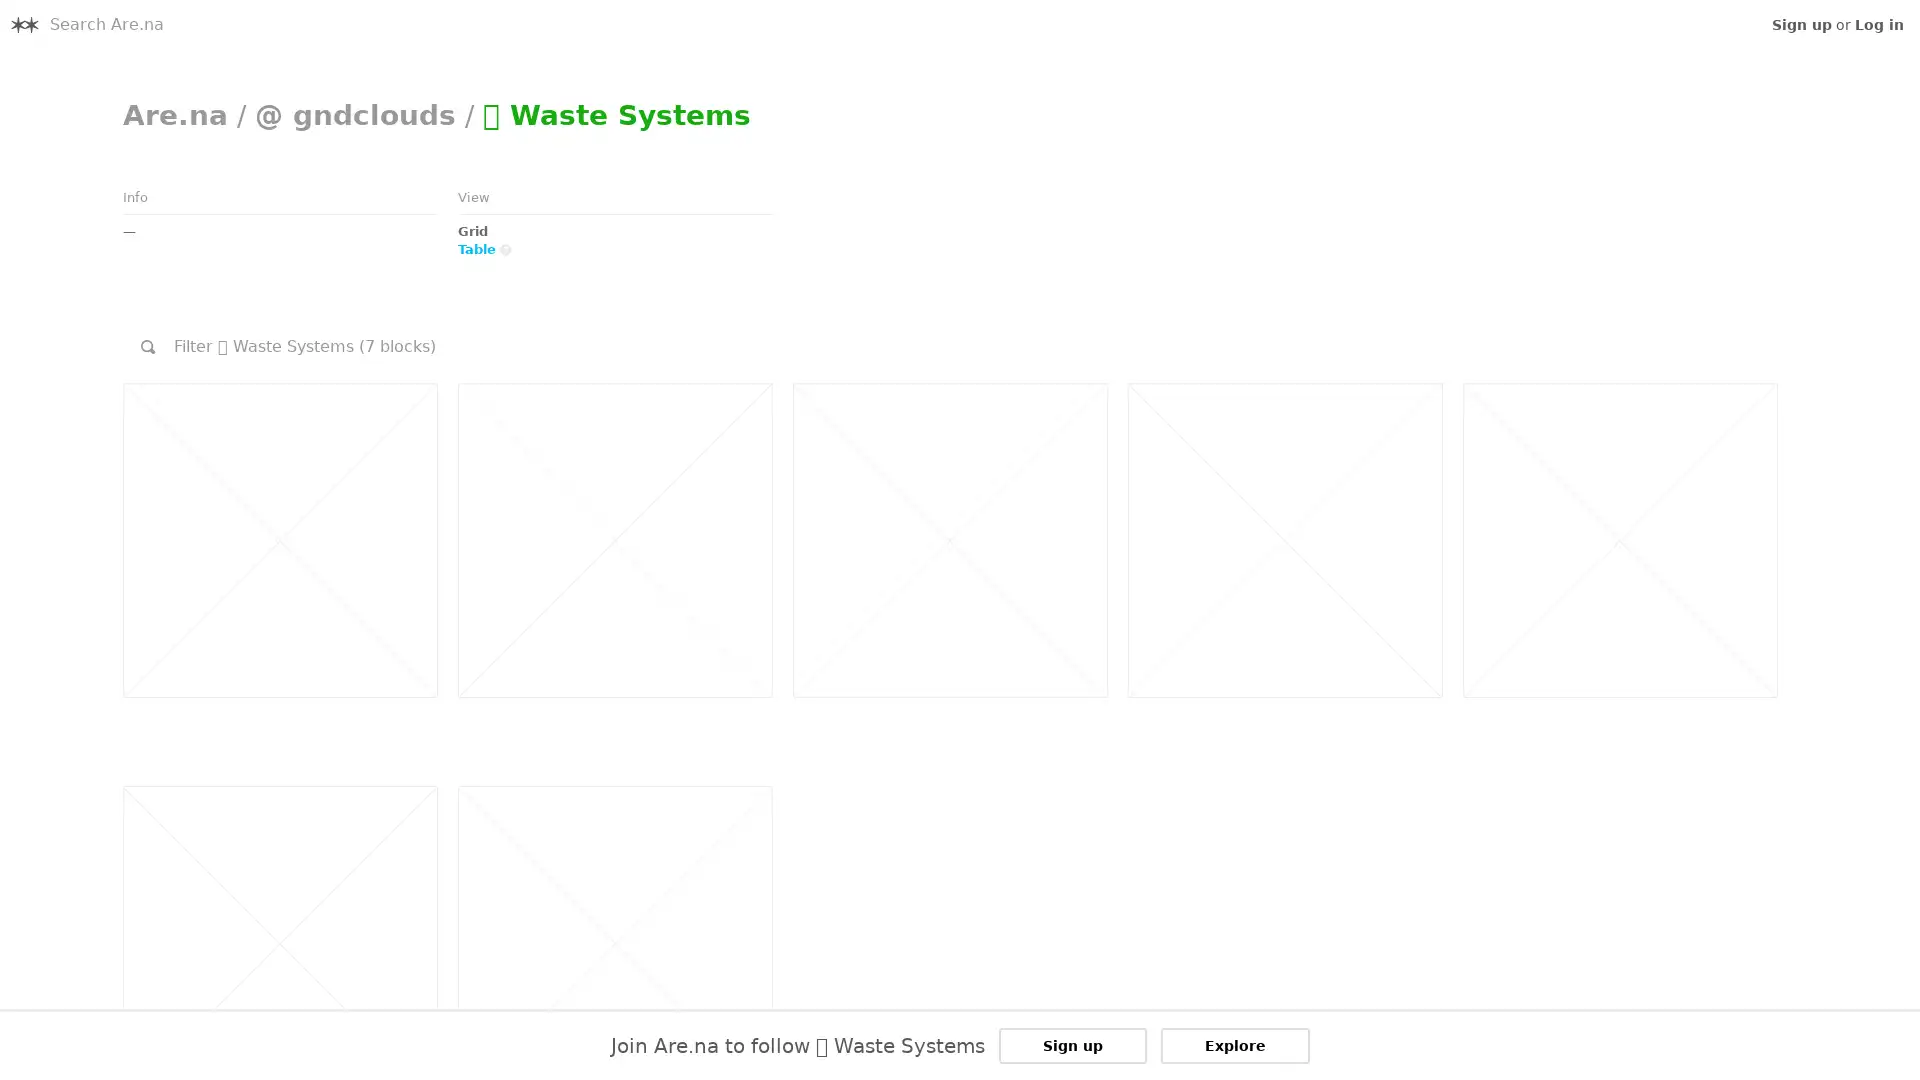 The width and height of the screenshot is (1920, 1080). I want to click on Link to Link: This 26-Year-Old Designer Is Recycling Ceramic Waste Into Household Products - Curated By Debarati, so click(613, 540).